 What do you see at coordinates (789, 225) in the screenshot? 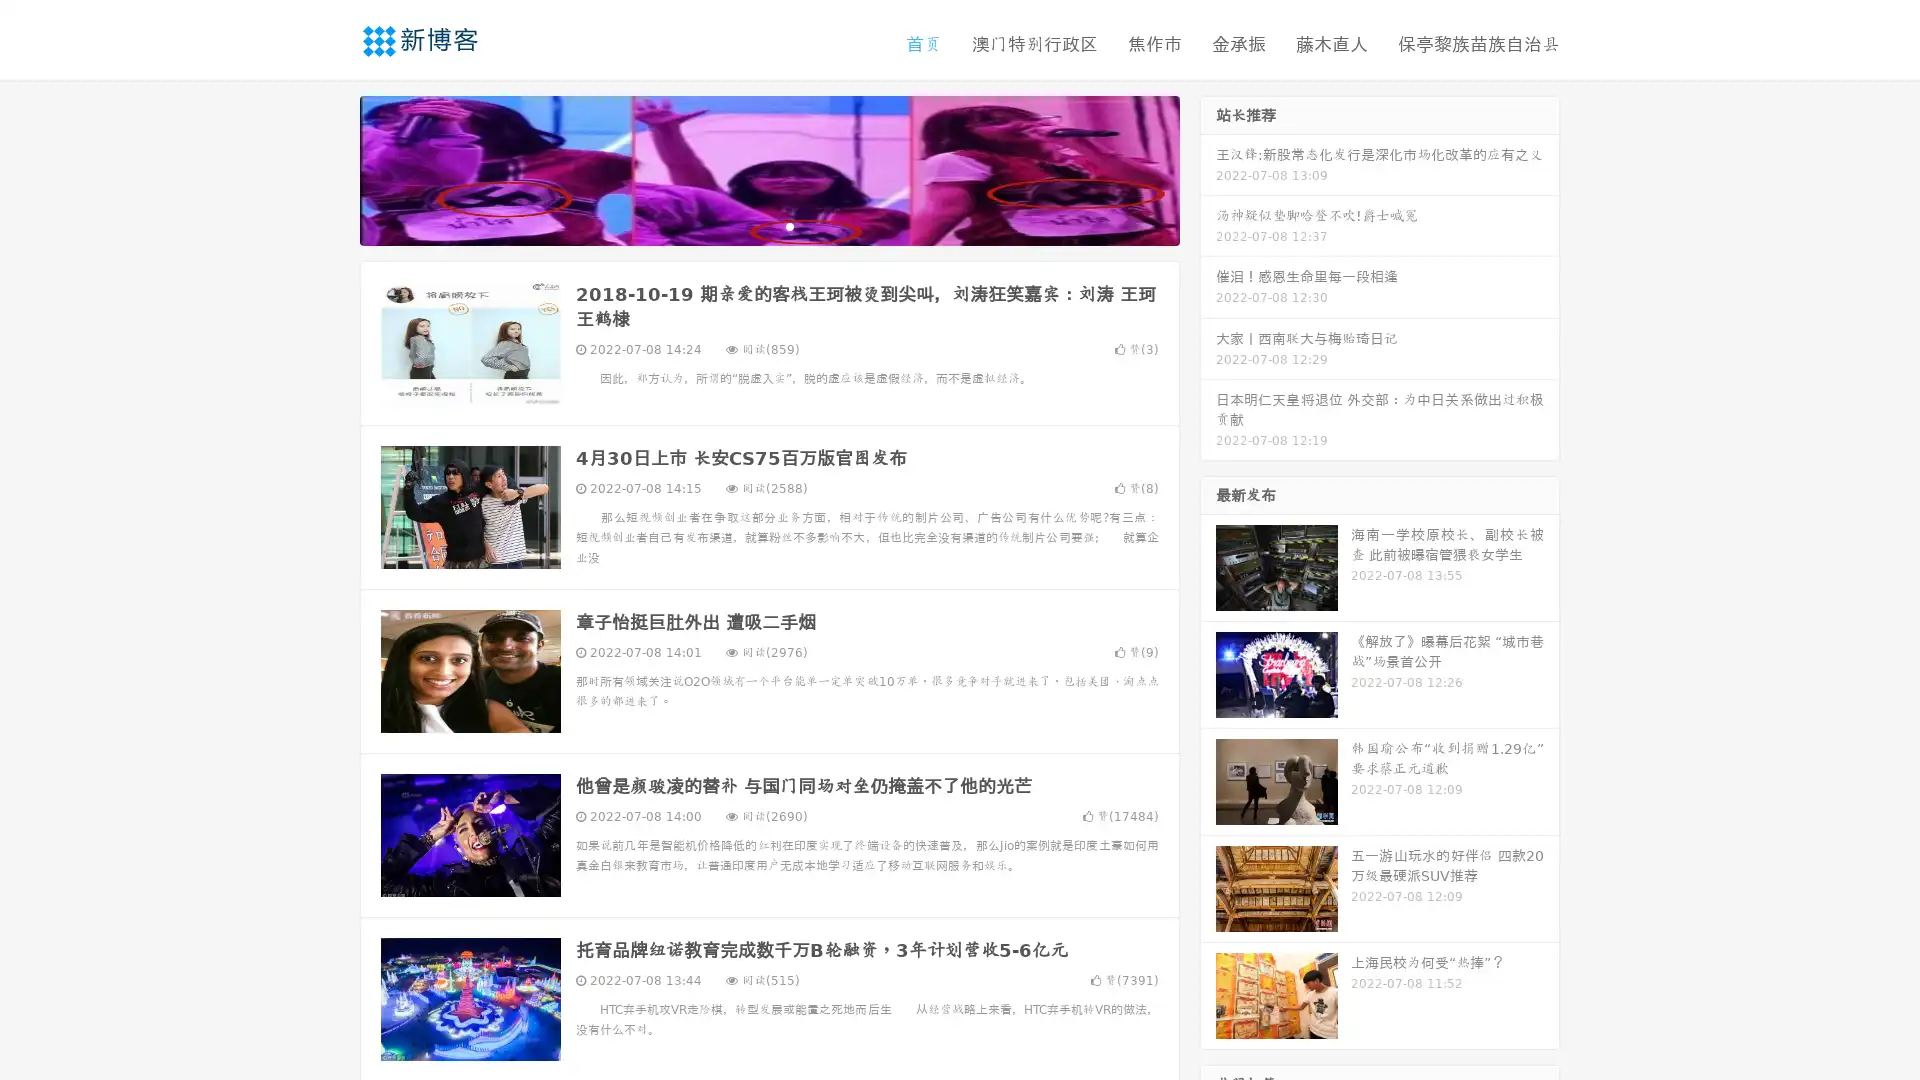
I see `Go to slide 3` at bounding box center [789, 225].